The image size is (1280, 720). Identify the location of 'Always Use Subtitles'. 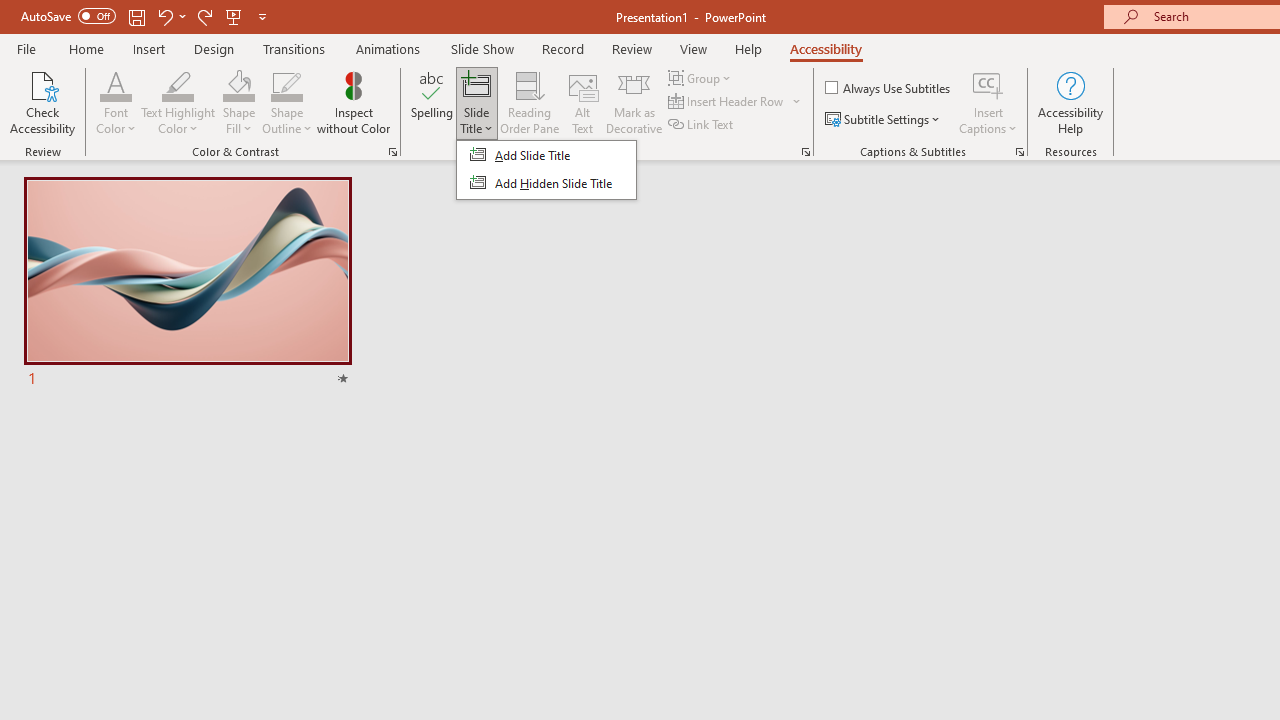
(888, 86).